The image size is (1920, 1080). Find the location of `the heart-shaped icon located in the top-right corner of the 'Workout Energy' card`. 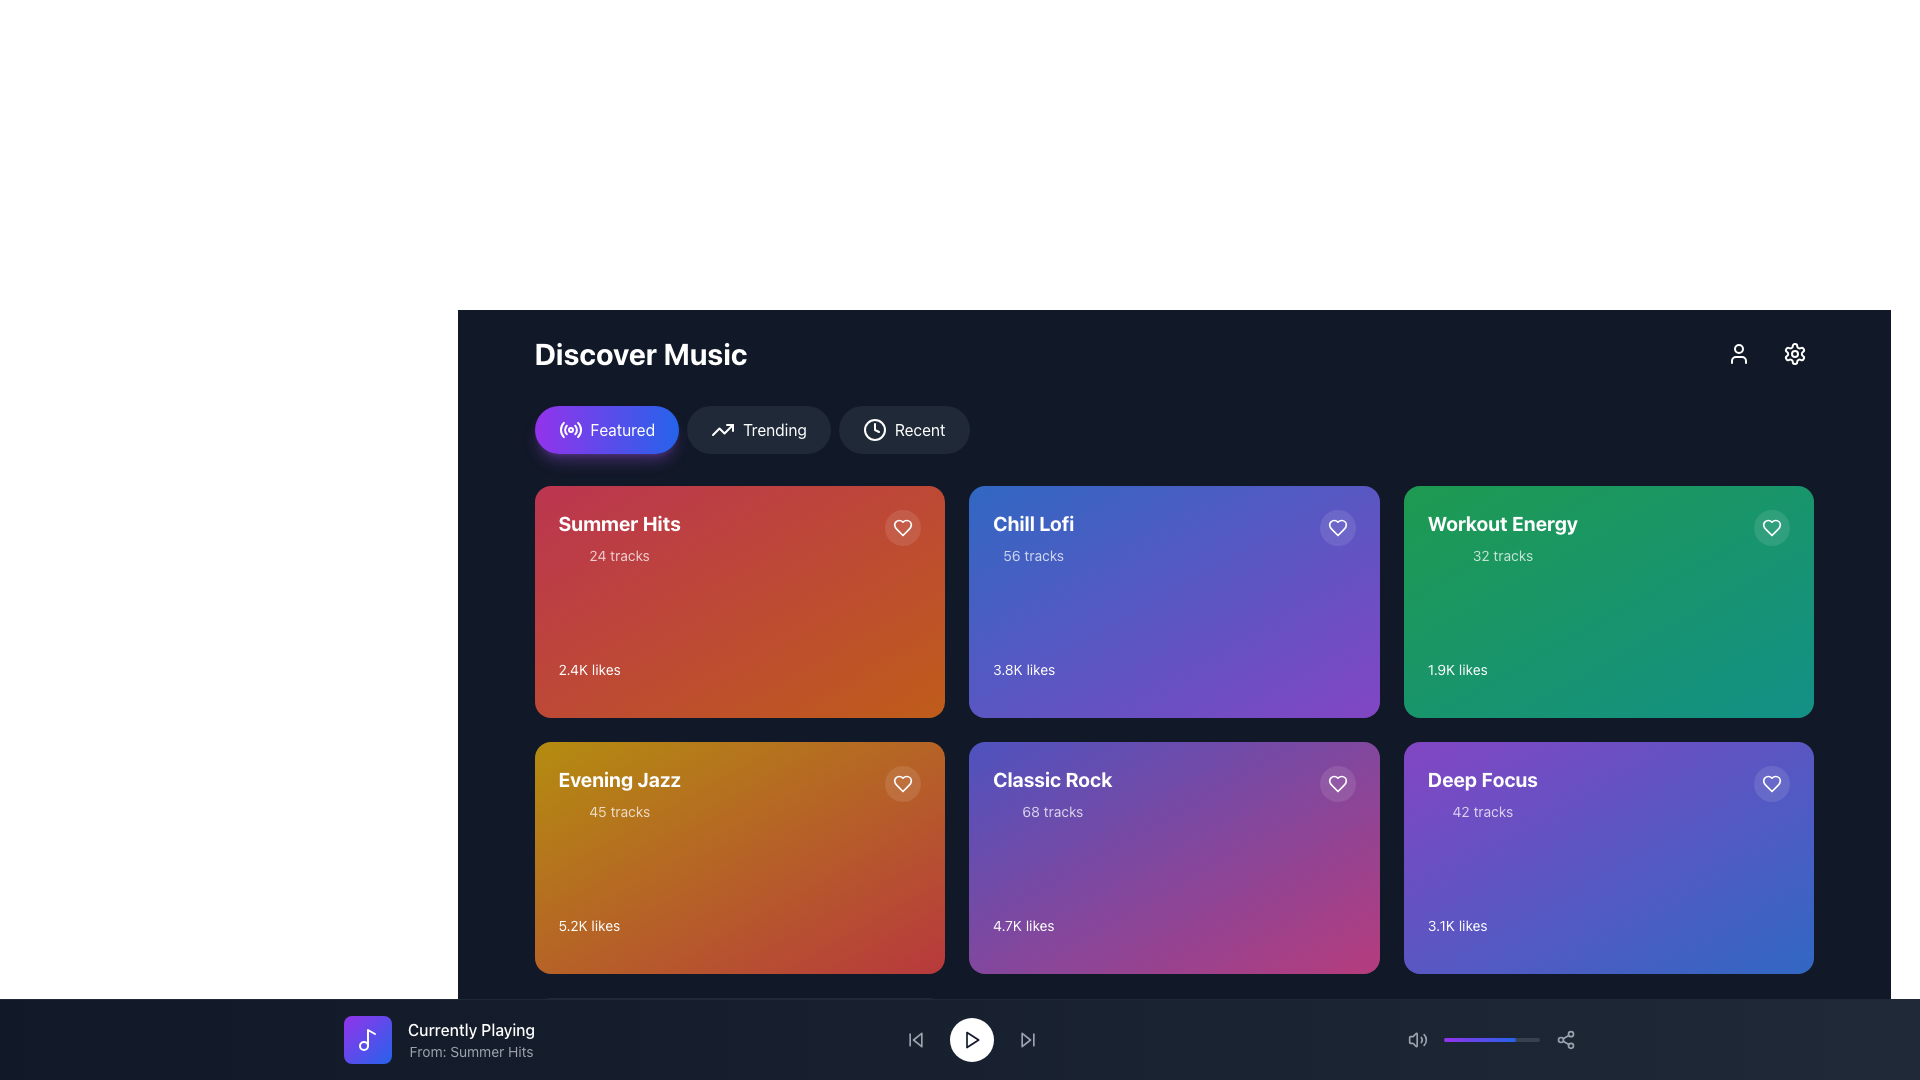

the heart-shaped icon located in the top-right corner of the 'Workout Energy' card is located at coordinates (1772, 527).